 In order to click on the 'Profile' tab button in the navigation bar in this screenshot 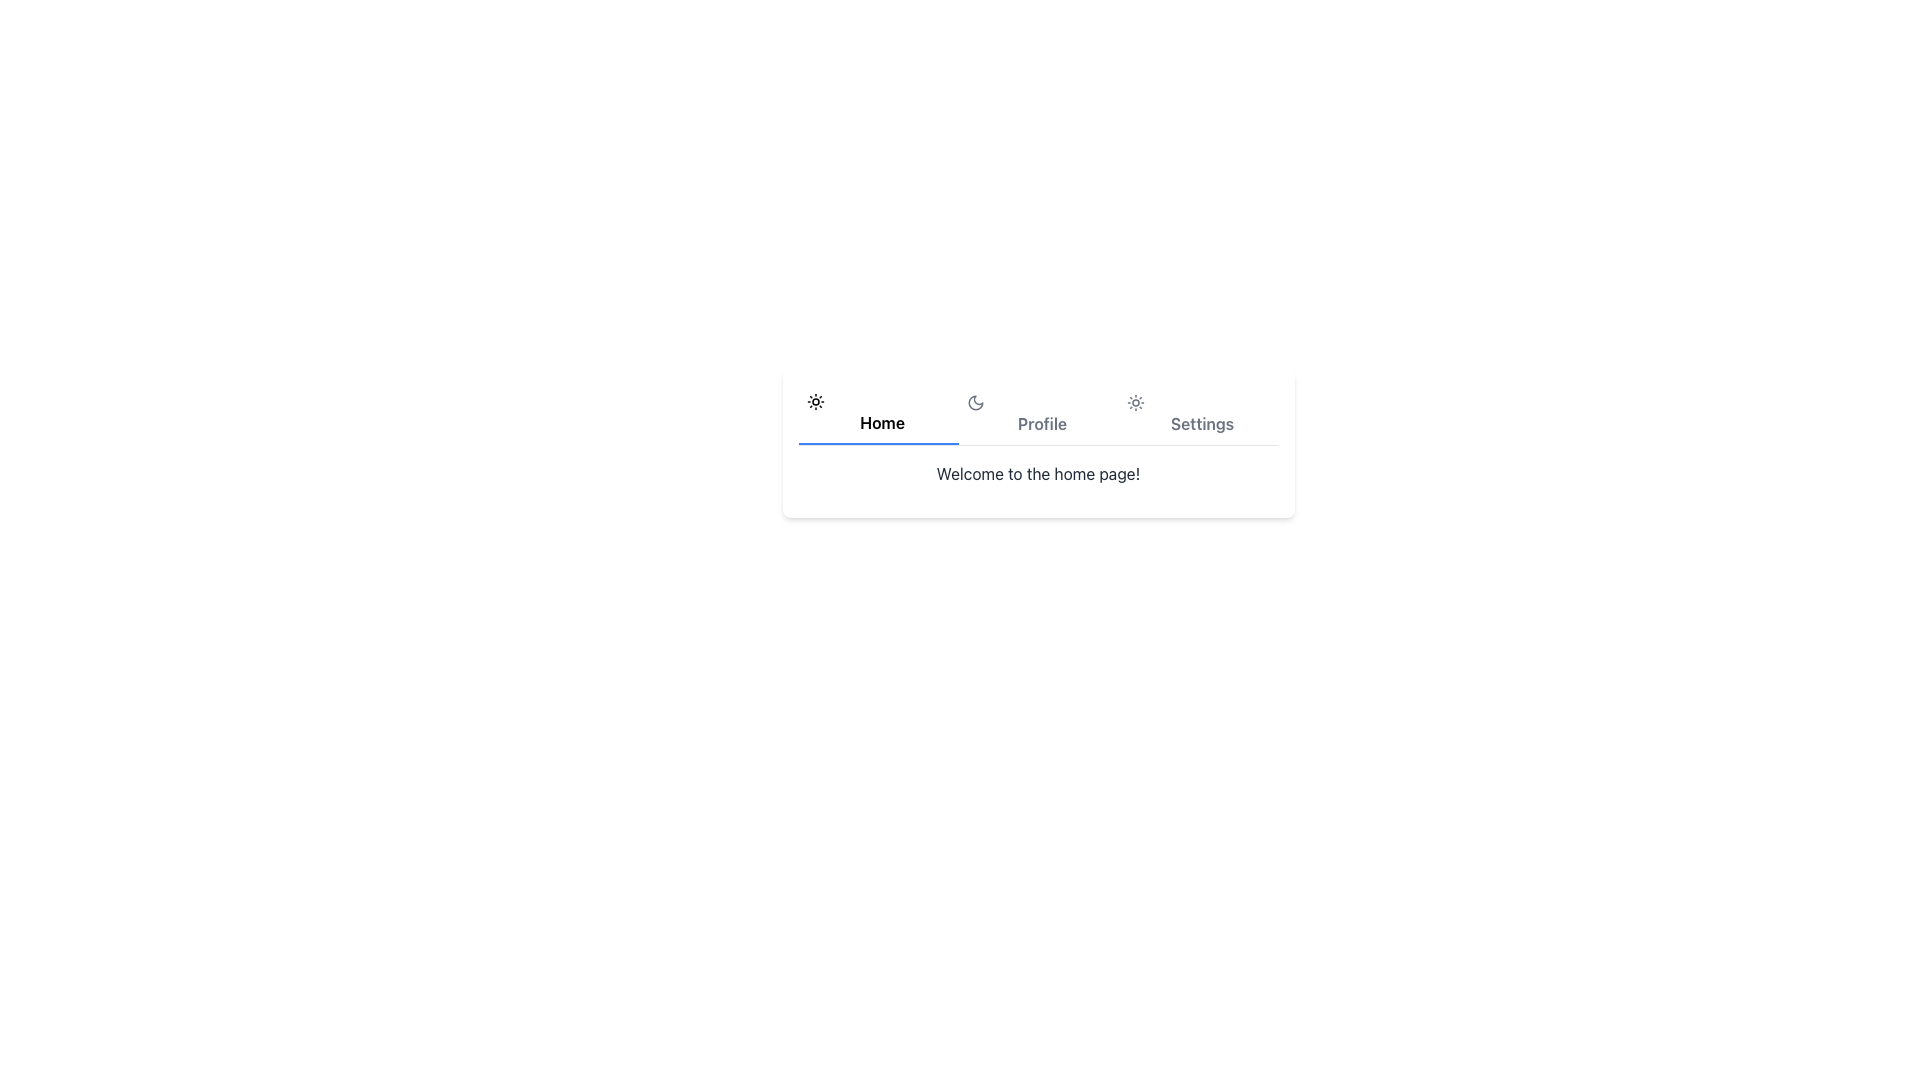, I will do `click(1038, 414)`.